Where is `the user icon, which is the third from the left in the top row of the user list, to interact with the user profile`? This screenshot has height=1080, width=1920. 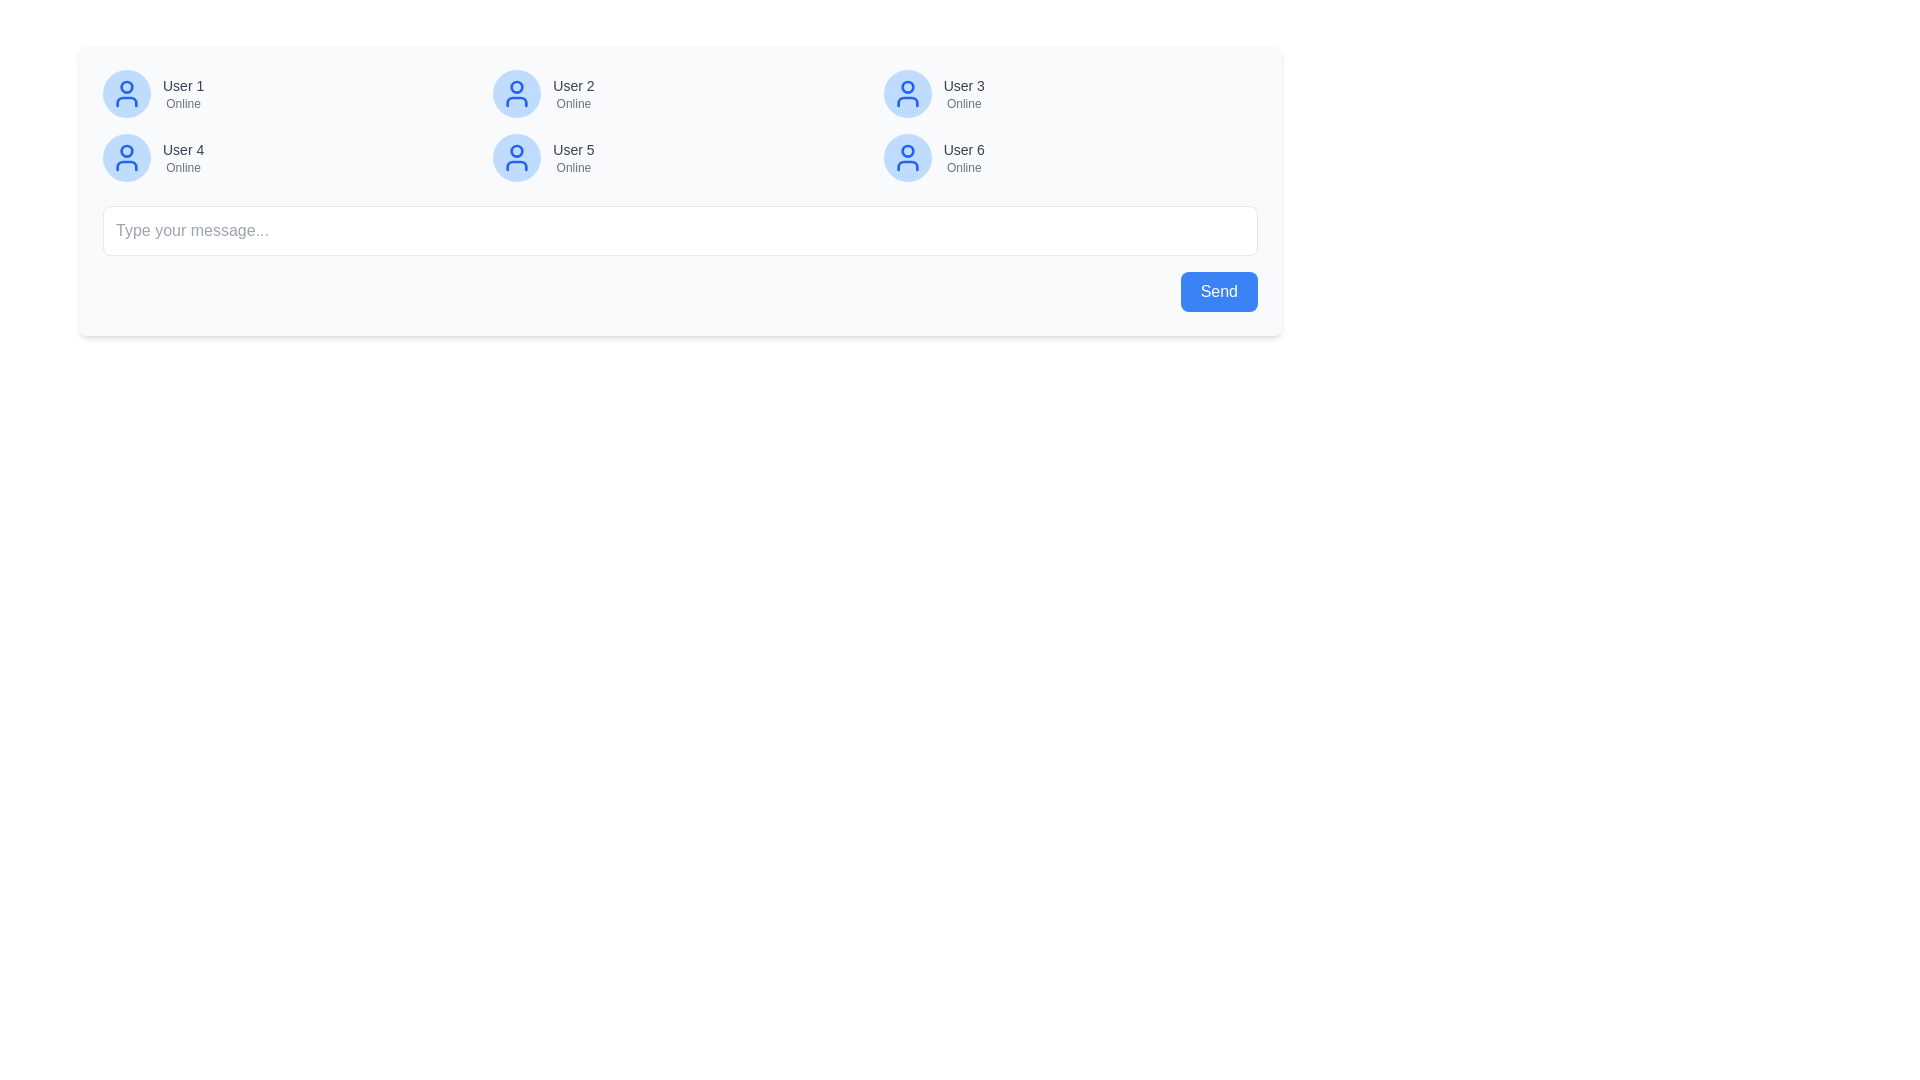
the user icon, which is the third from the left in the top row of the user list, to interact with the user profile is located at coordinates (906, 93).